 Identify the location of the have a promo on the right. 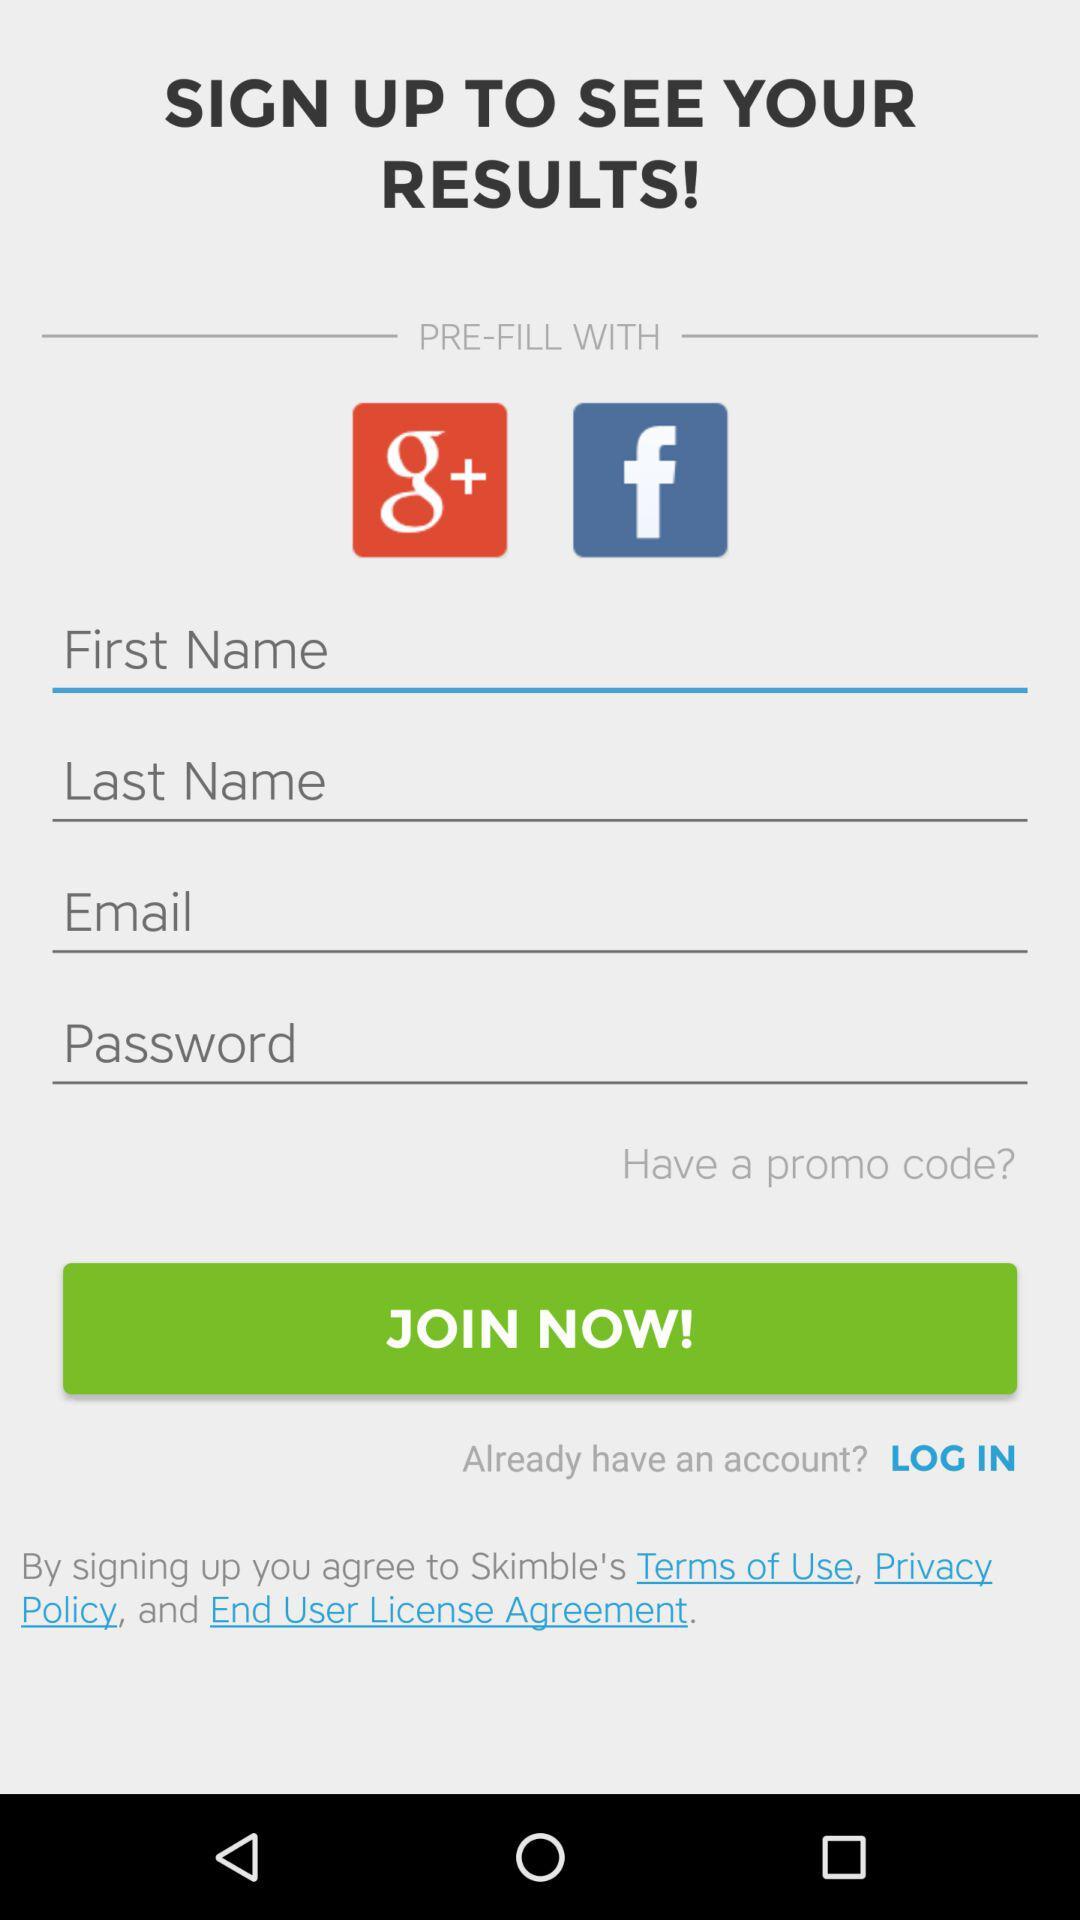
(819, 1162).